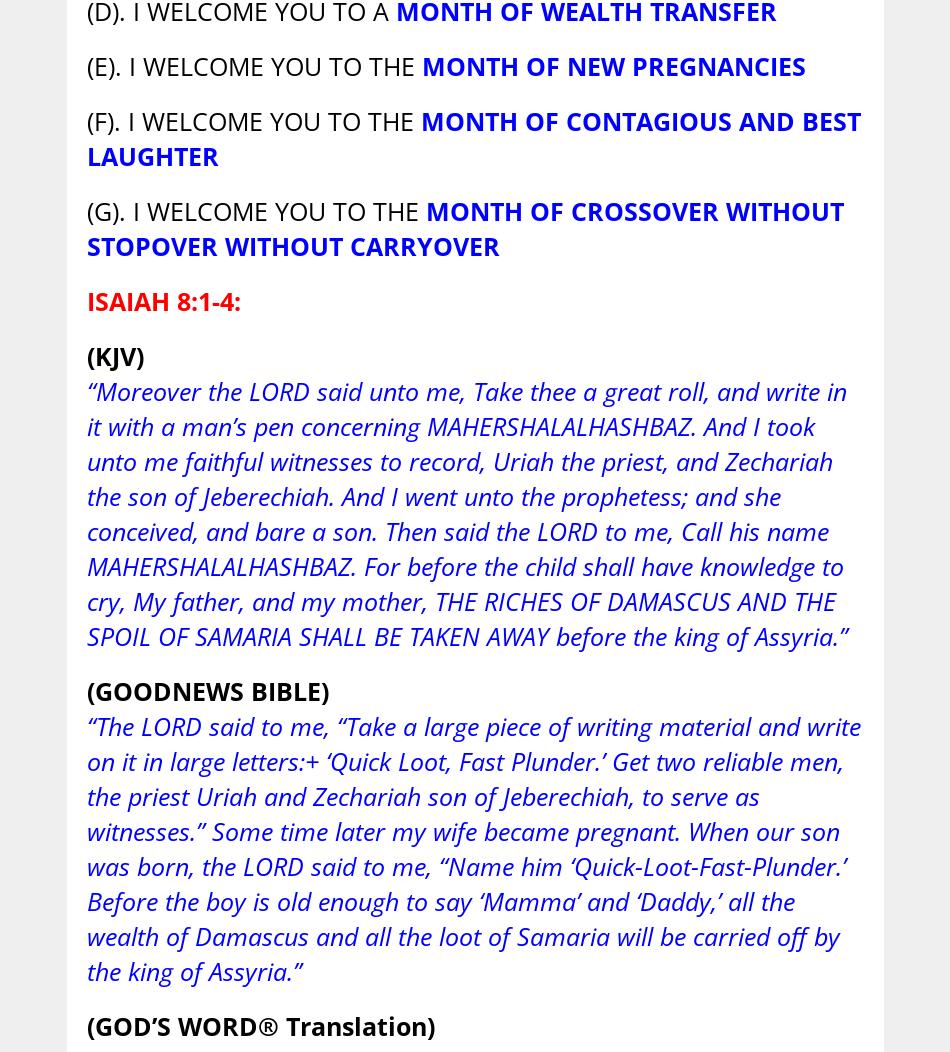 This screenshot has width=950, height=1052. I want to click on '(GOD’S WORD® Translation)', so click(259, 1025).